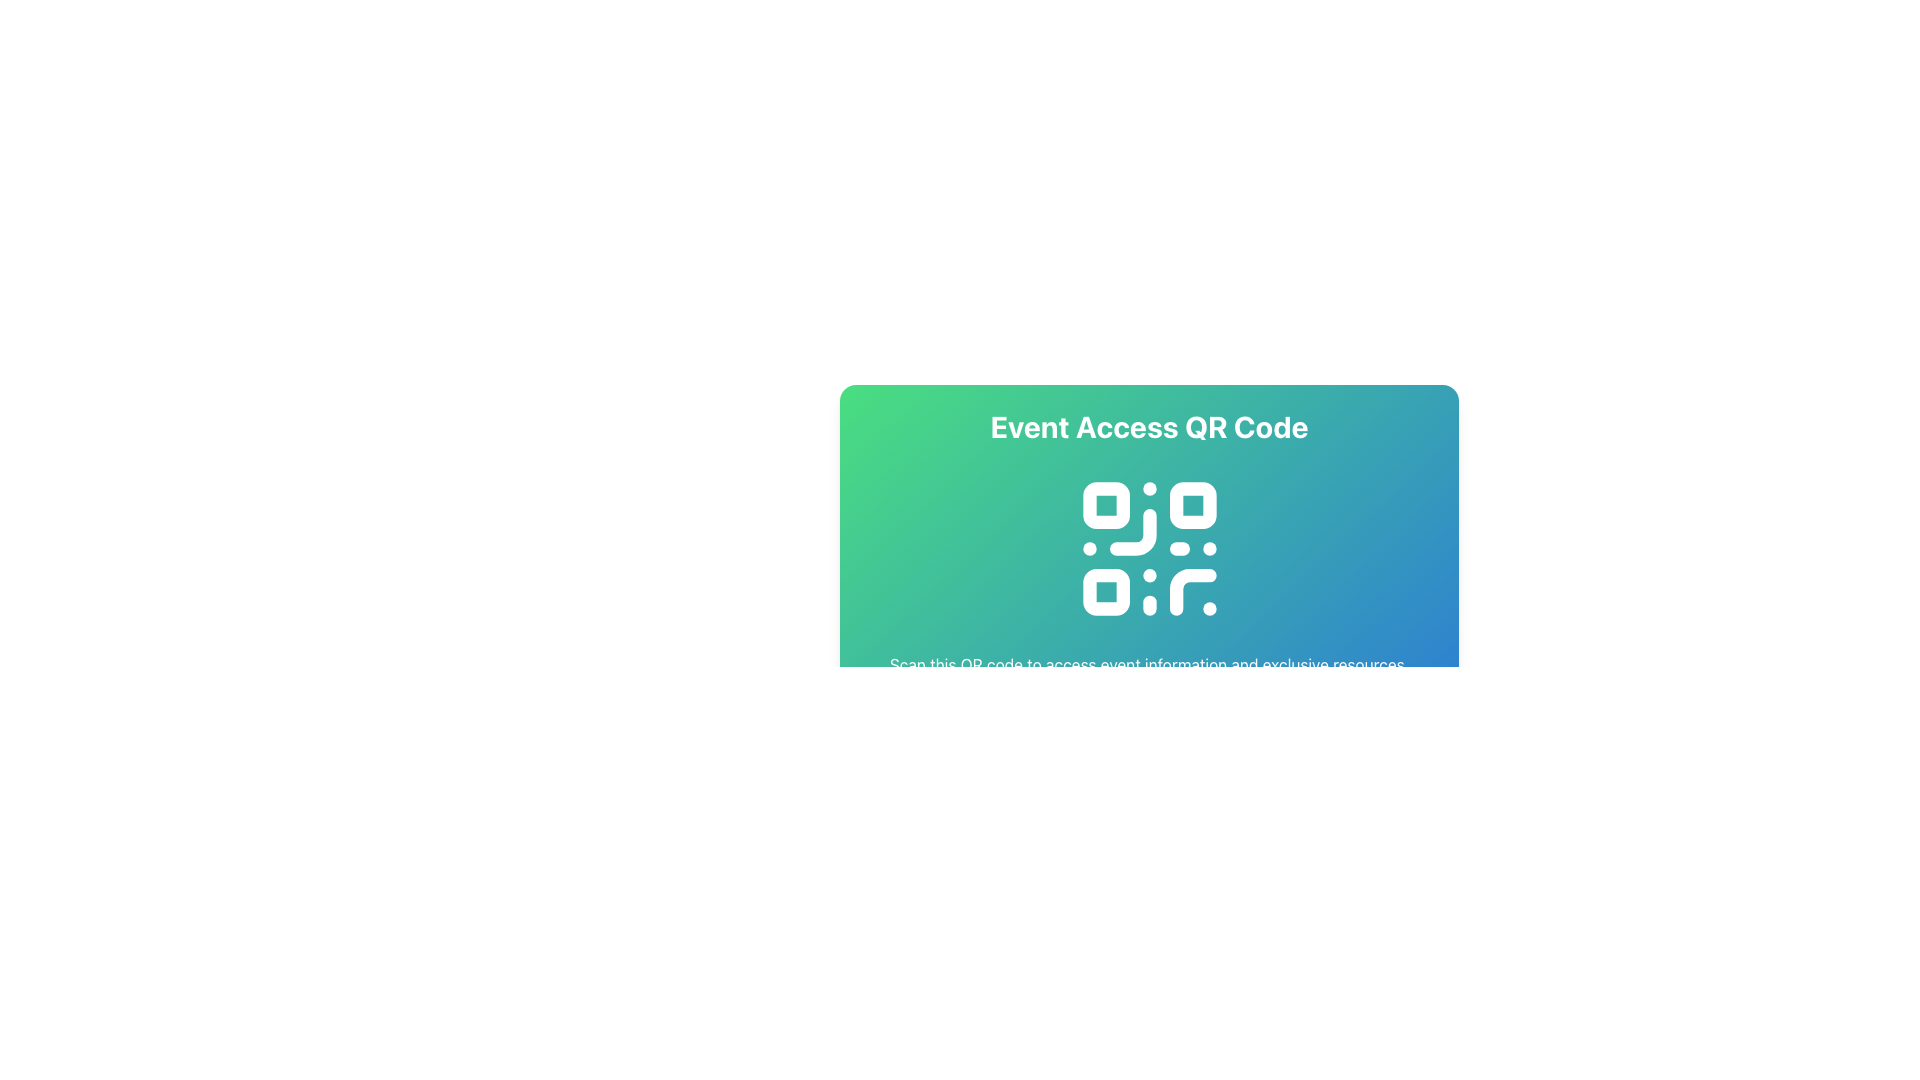 Image resolution: width=1920 pixels, height=1080 pixels. What do you see at coordinates (1149, 512) in the screenshot?
I see `the Informative Card which provides access to event-related information via a QR code, located in the upper-middle section of the interface` at bounding box center [1149, 512].